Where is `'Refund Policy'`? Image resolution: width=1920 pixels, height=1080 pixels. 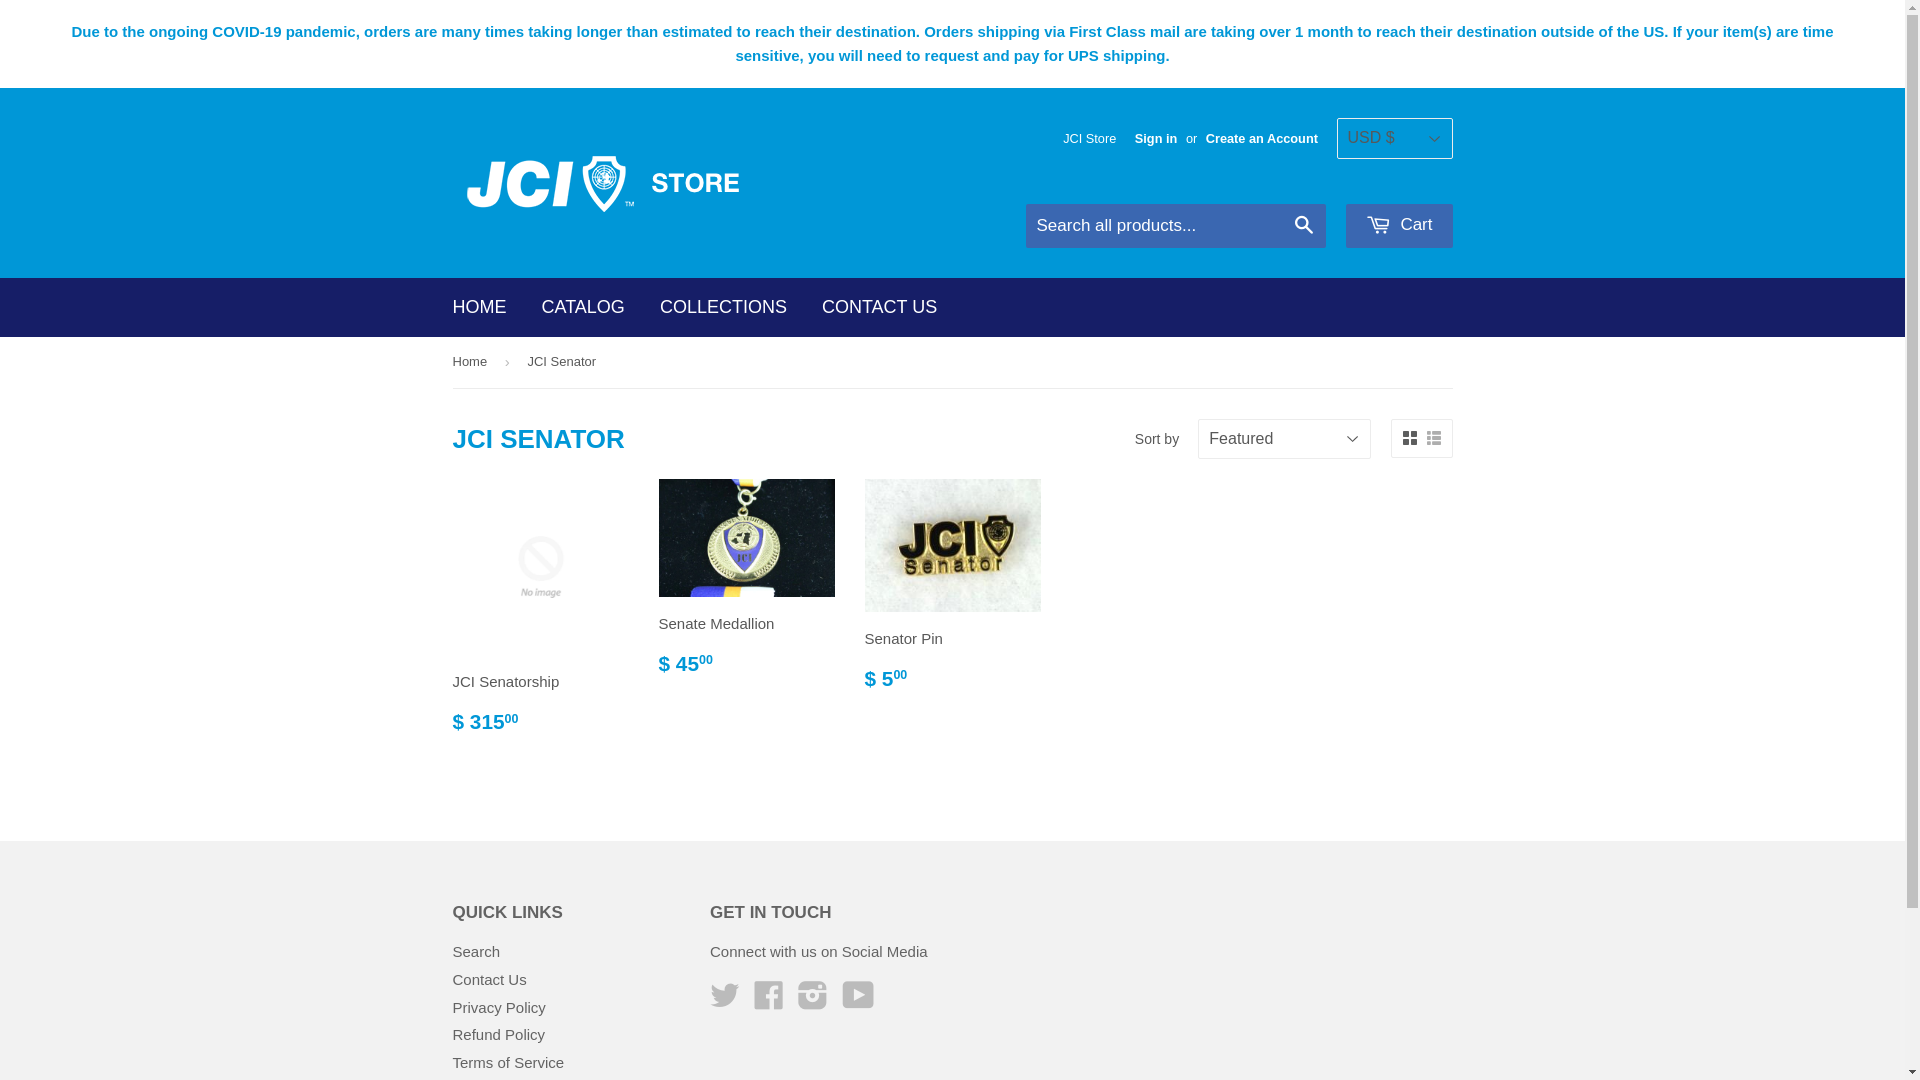
'Refund Policy' is located at coordinates (498, 1034).